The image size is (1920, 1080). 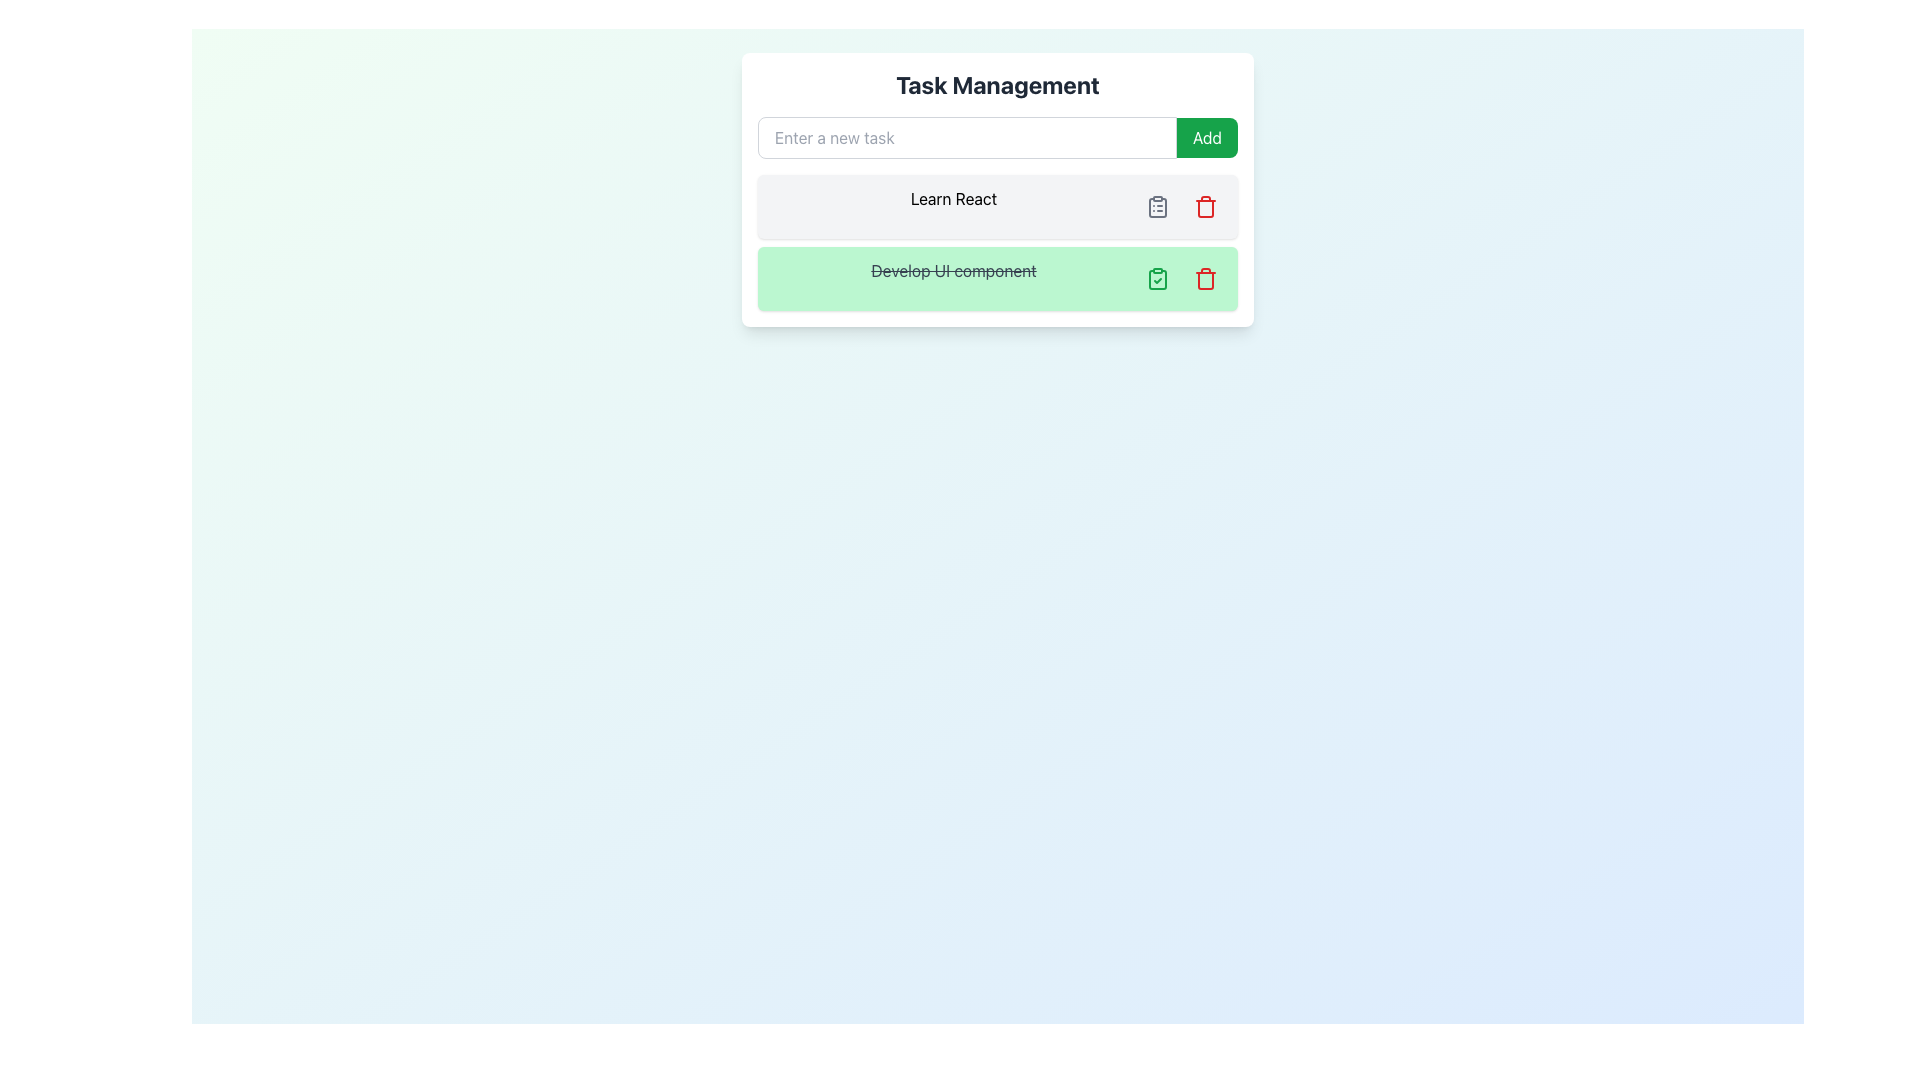 What do you see at coordinates (998, 207) in the screenshot?
I see `title of the first task item in the task management interface, which is positioned above the 'Develop UI component' item` at bounding box center [998, 207].